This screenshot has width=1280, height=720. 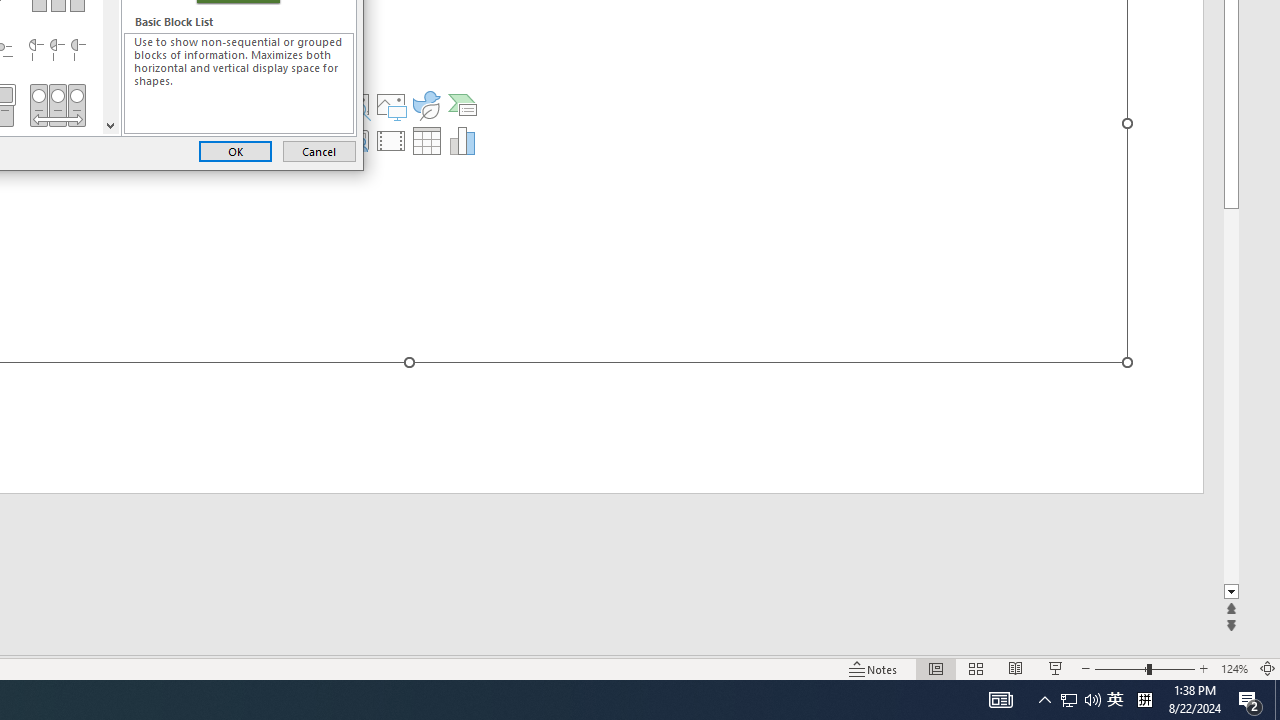 I want to click on 'OK', so click(x=235, y=150).